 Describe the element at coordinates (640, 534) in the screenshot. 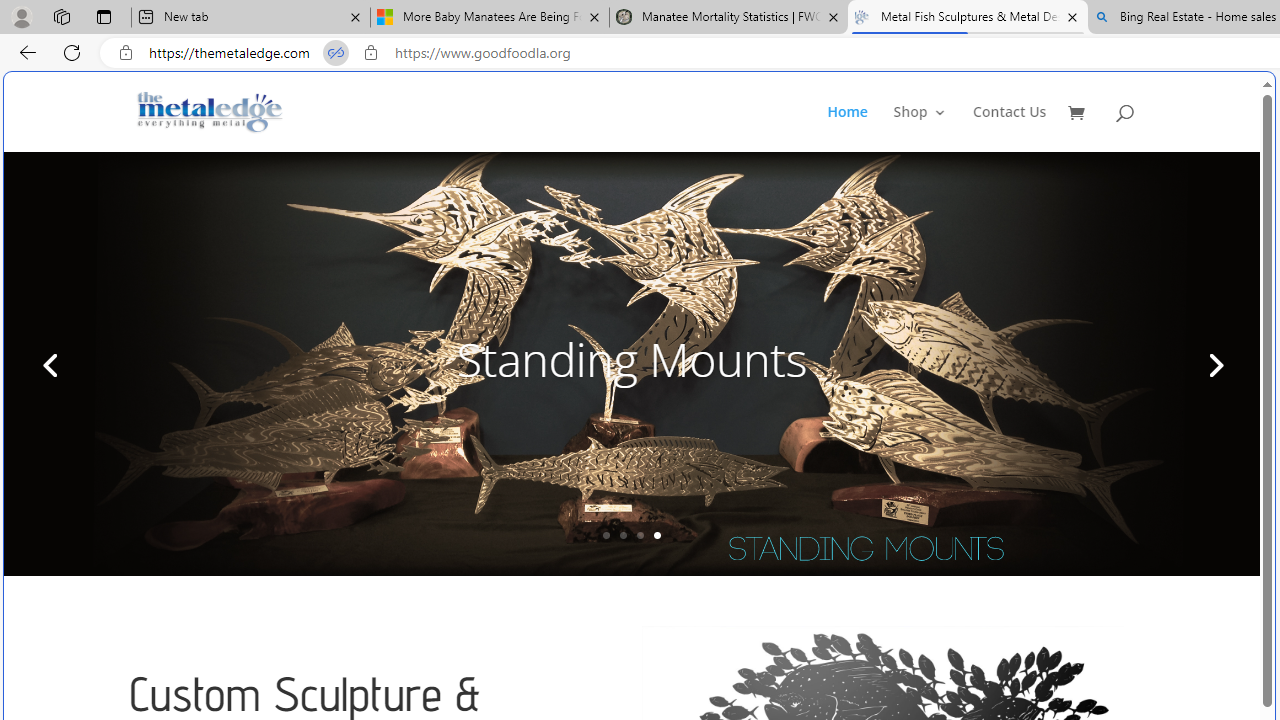

I see `'3'` at that location.